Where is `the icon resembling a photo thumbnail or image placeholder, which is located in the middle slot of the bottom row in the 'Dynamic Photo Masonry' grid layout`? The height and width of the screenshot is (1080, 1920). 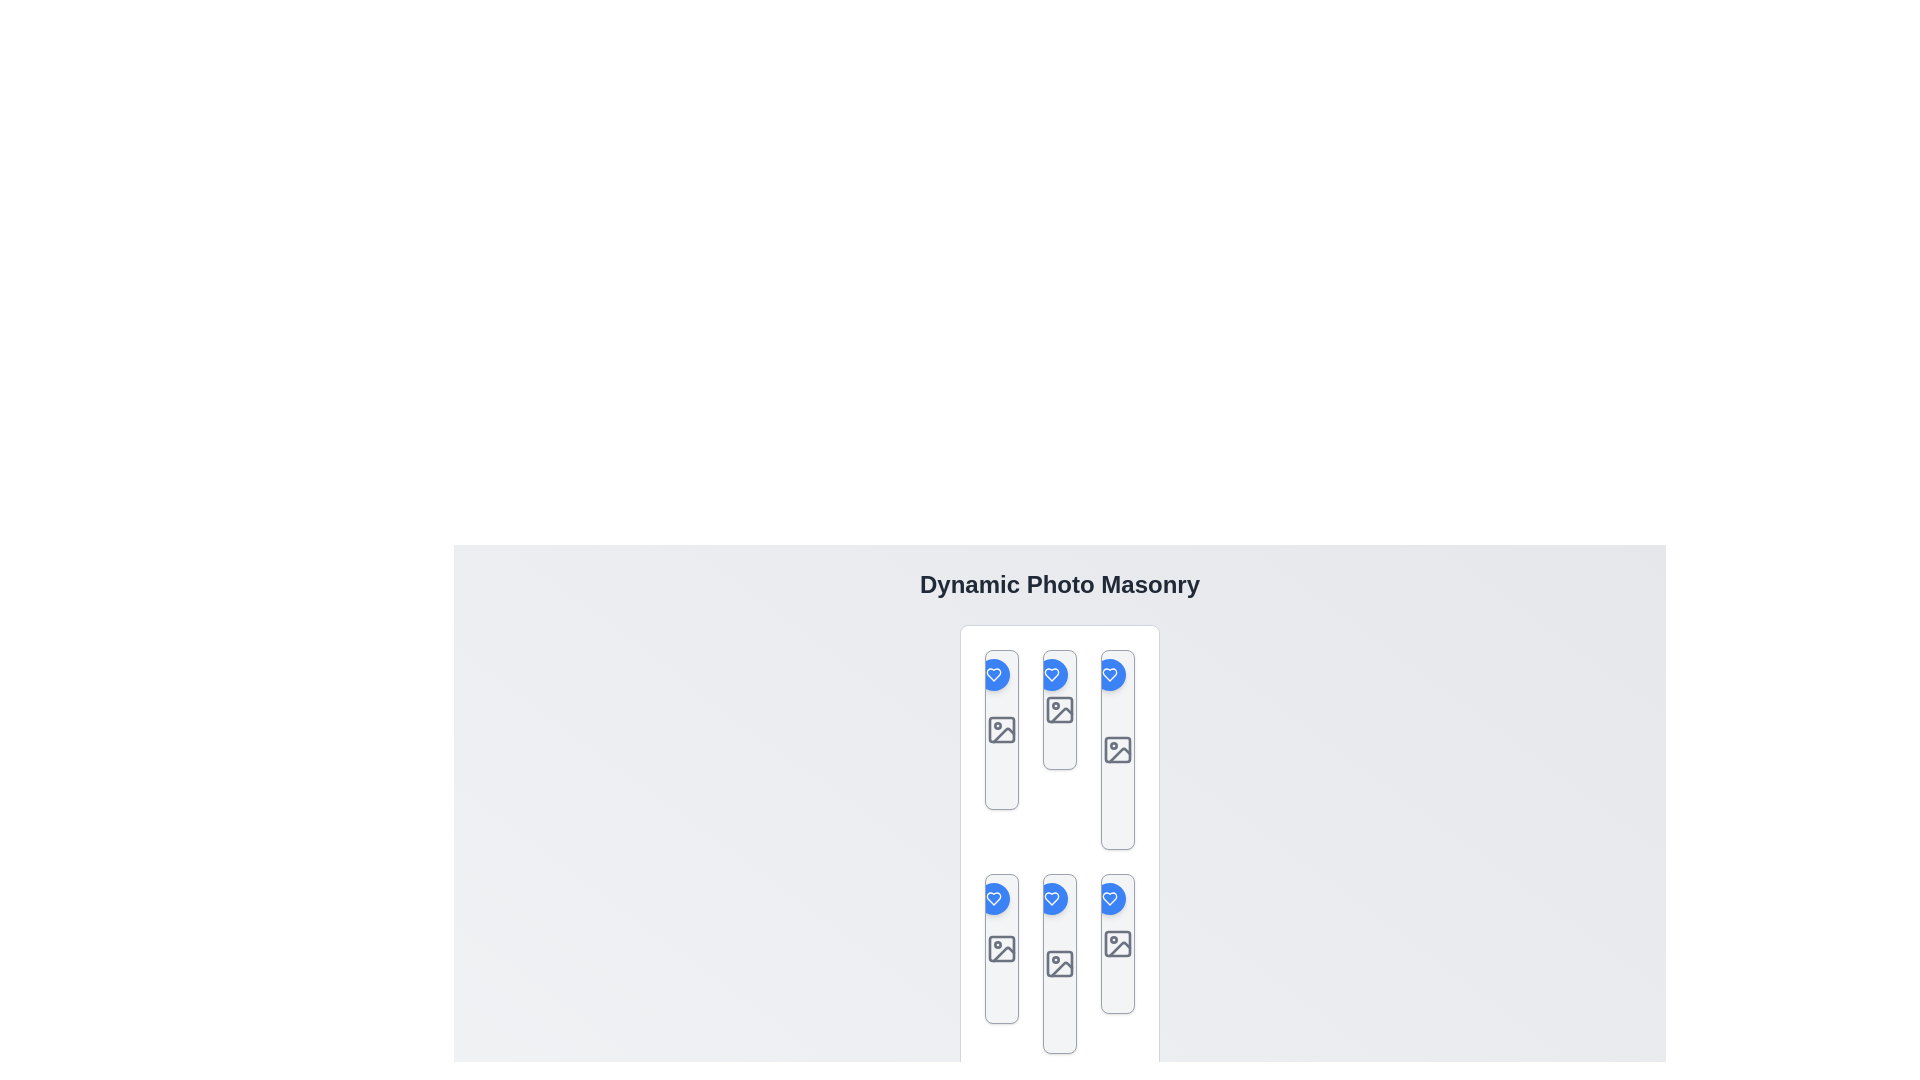 the icon resembling a photo thumbnail or image placeholder, which is located in the middle slot of the bottom row in the 'Dynamic Photo Masonry' grid layout is located at coordinates (1059, 963).